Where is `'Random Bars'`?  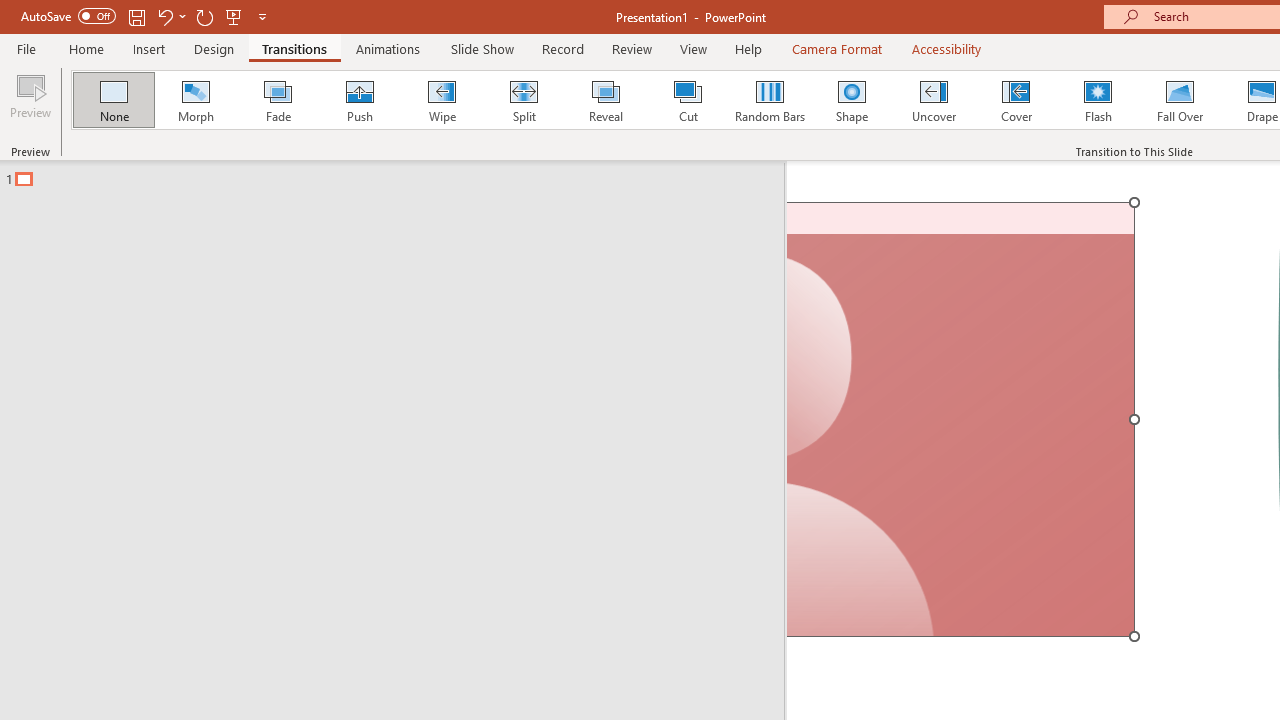 'Random Bars' is located at coordinates (769, 100).